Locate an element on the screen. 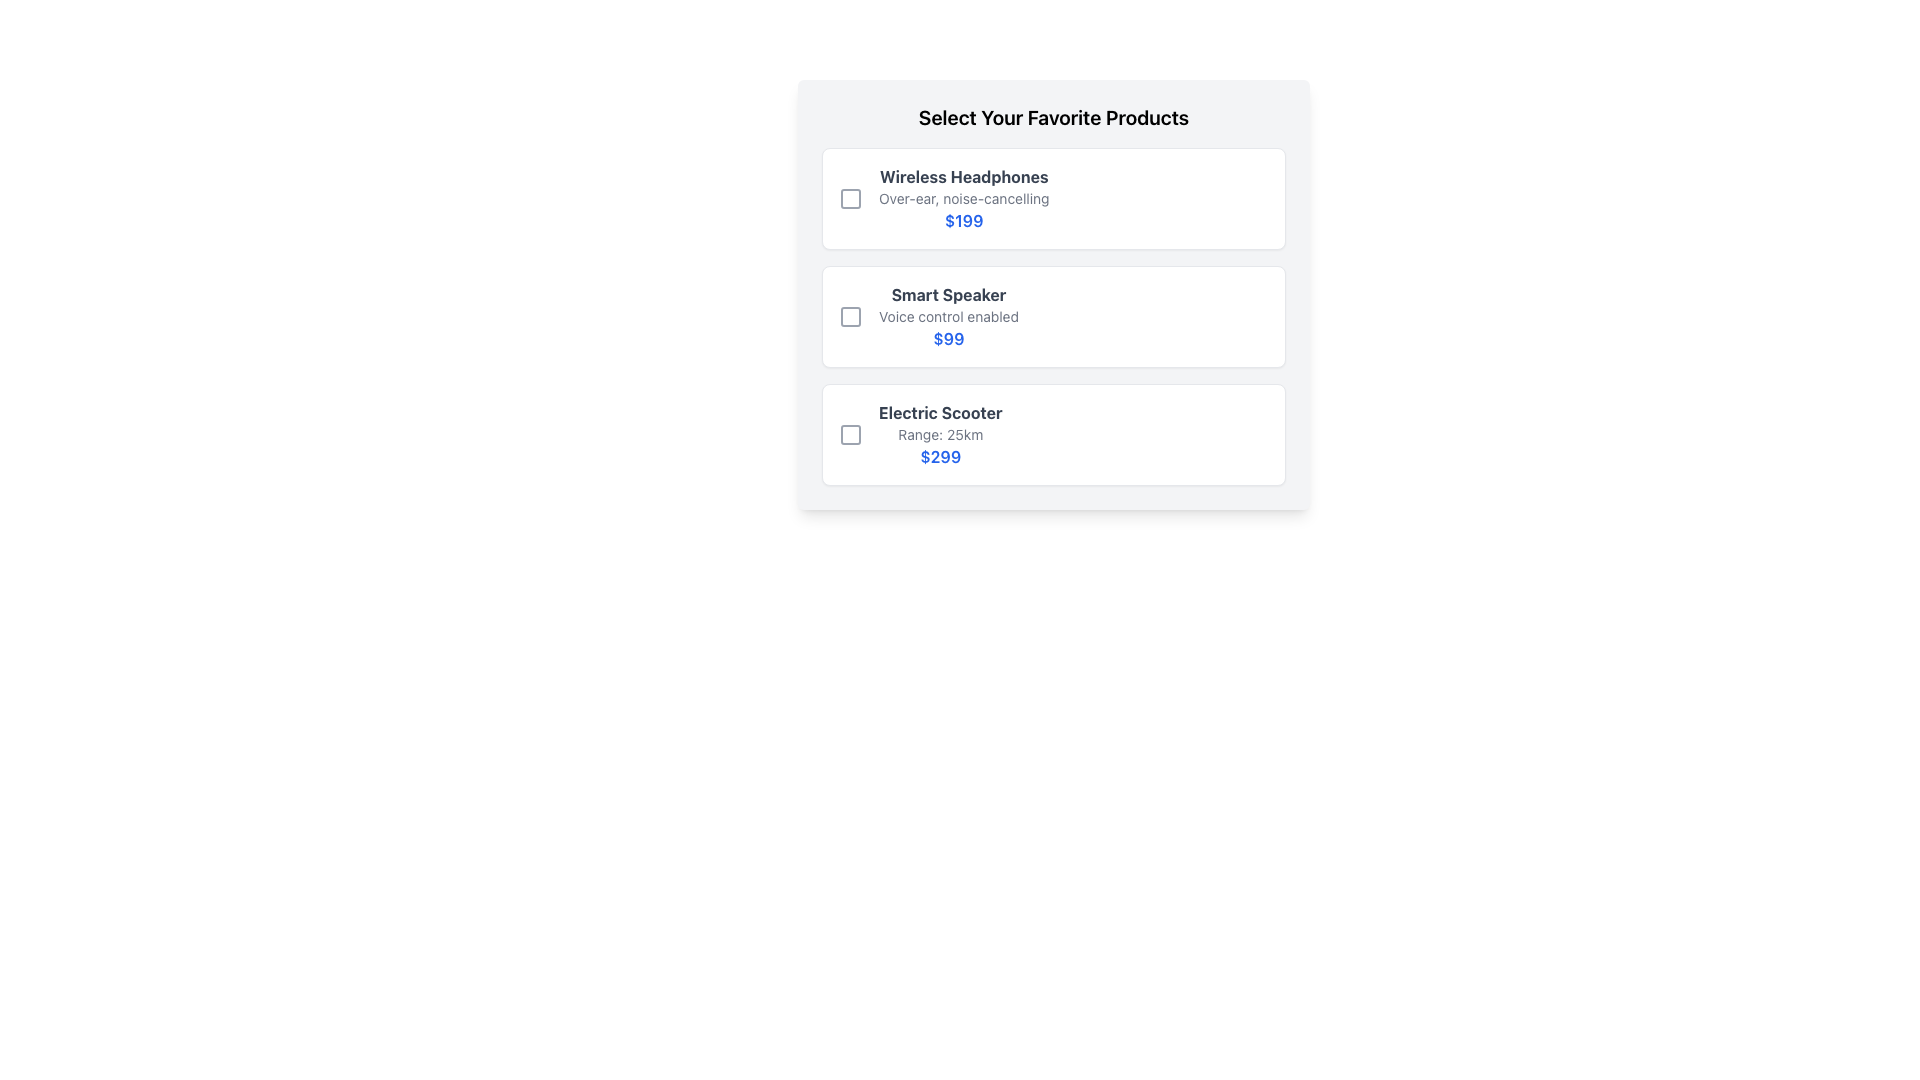 Image resolution: width=1920 pixels, height=1080 pixels. text content of the price label displaying '$99' in bold, blue text, located below the 'Smart Speaker' product title within the second product selection box is located at coordinates (948, 338).